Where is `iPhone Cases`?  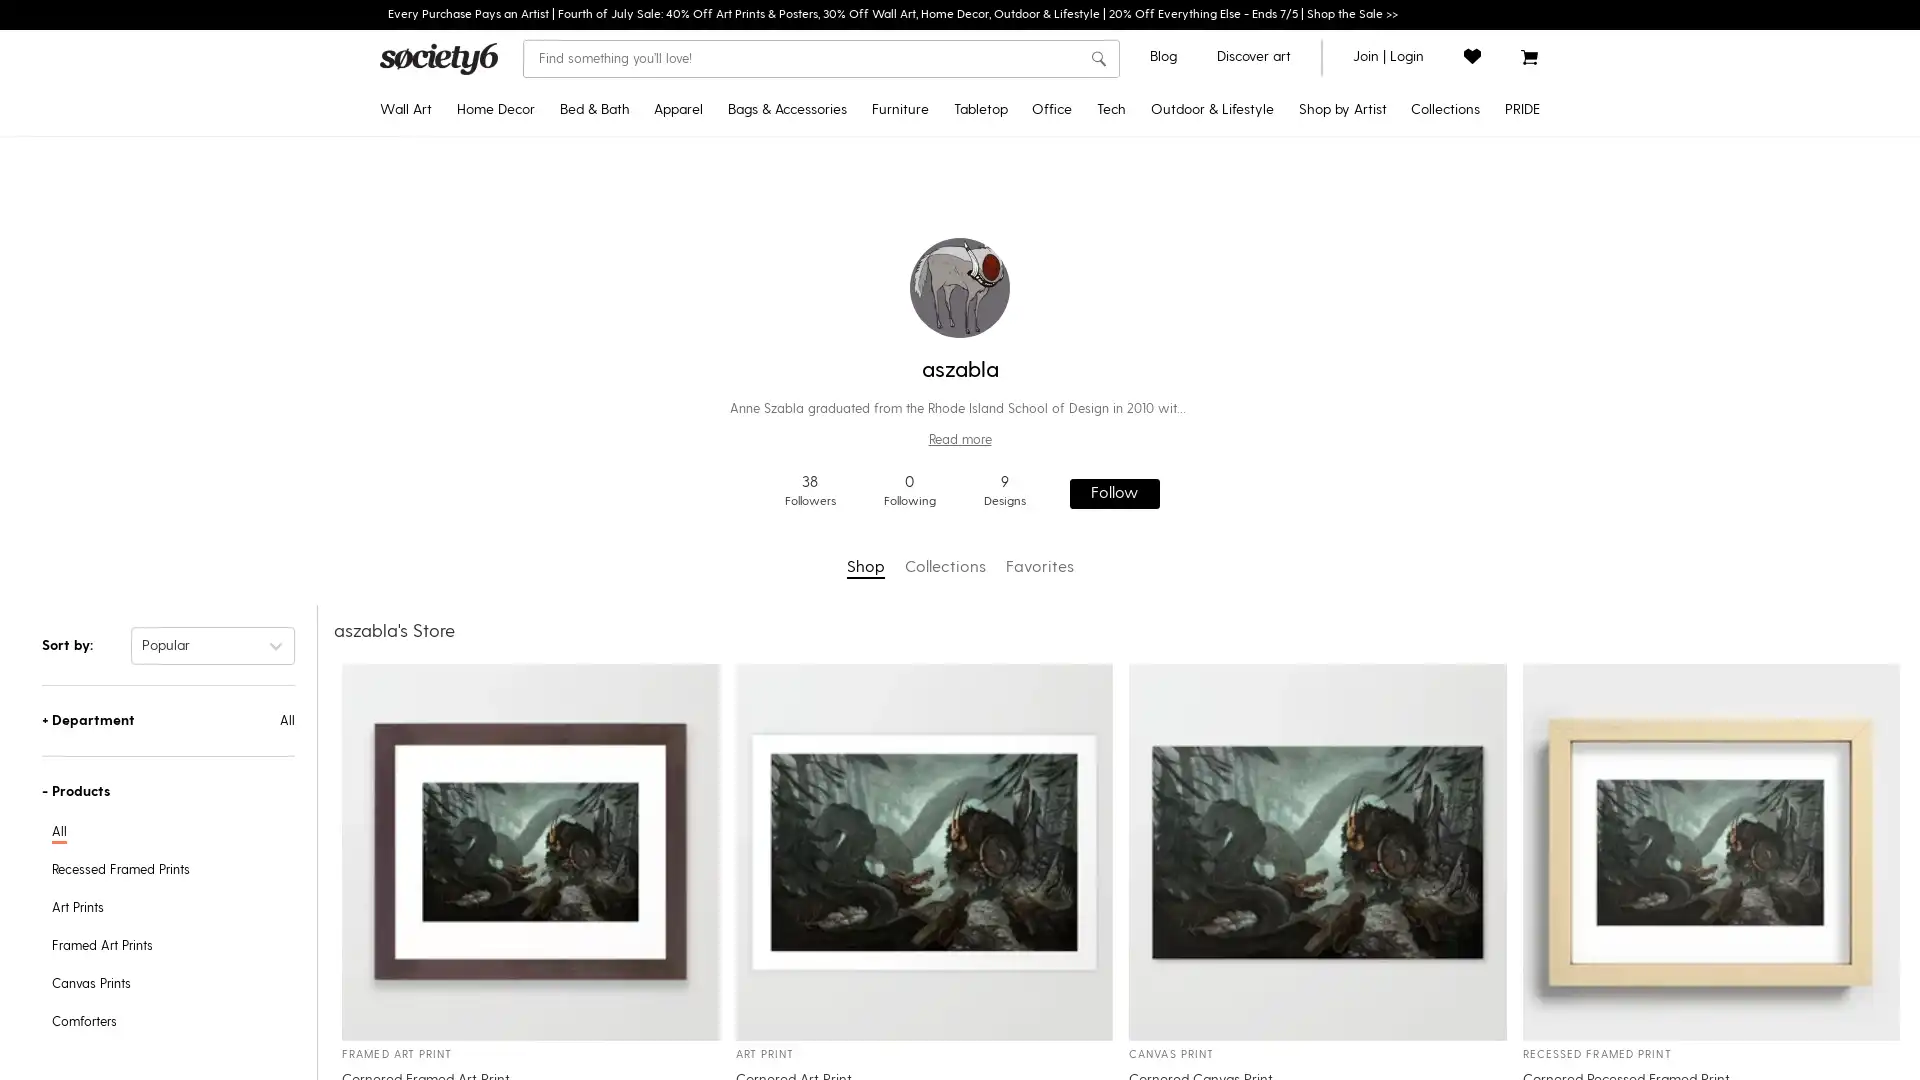 iPhone Cases is located at coordinates (1182, 160).